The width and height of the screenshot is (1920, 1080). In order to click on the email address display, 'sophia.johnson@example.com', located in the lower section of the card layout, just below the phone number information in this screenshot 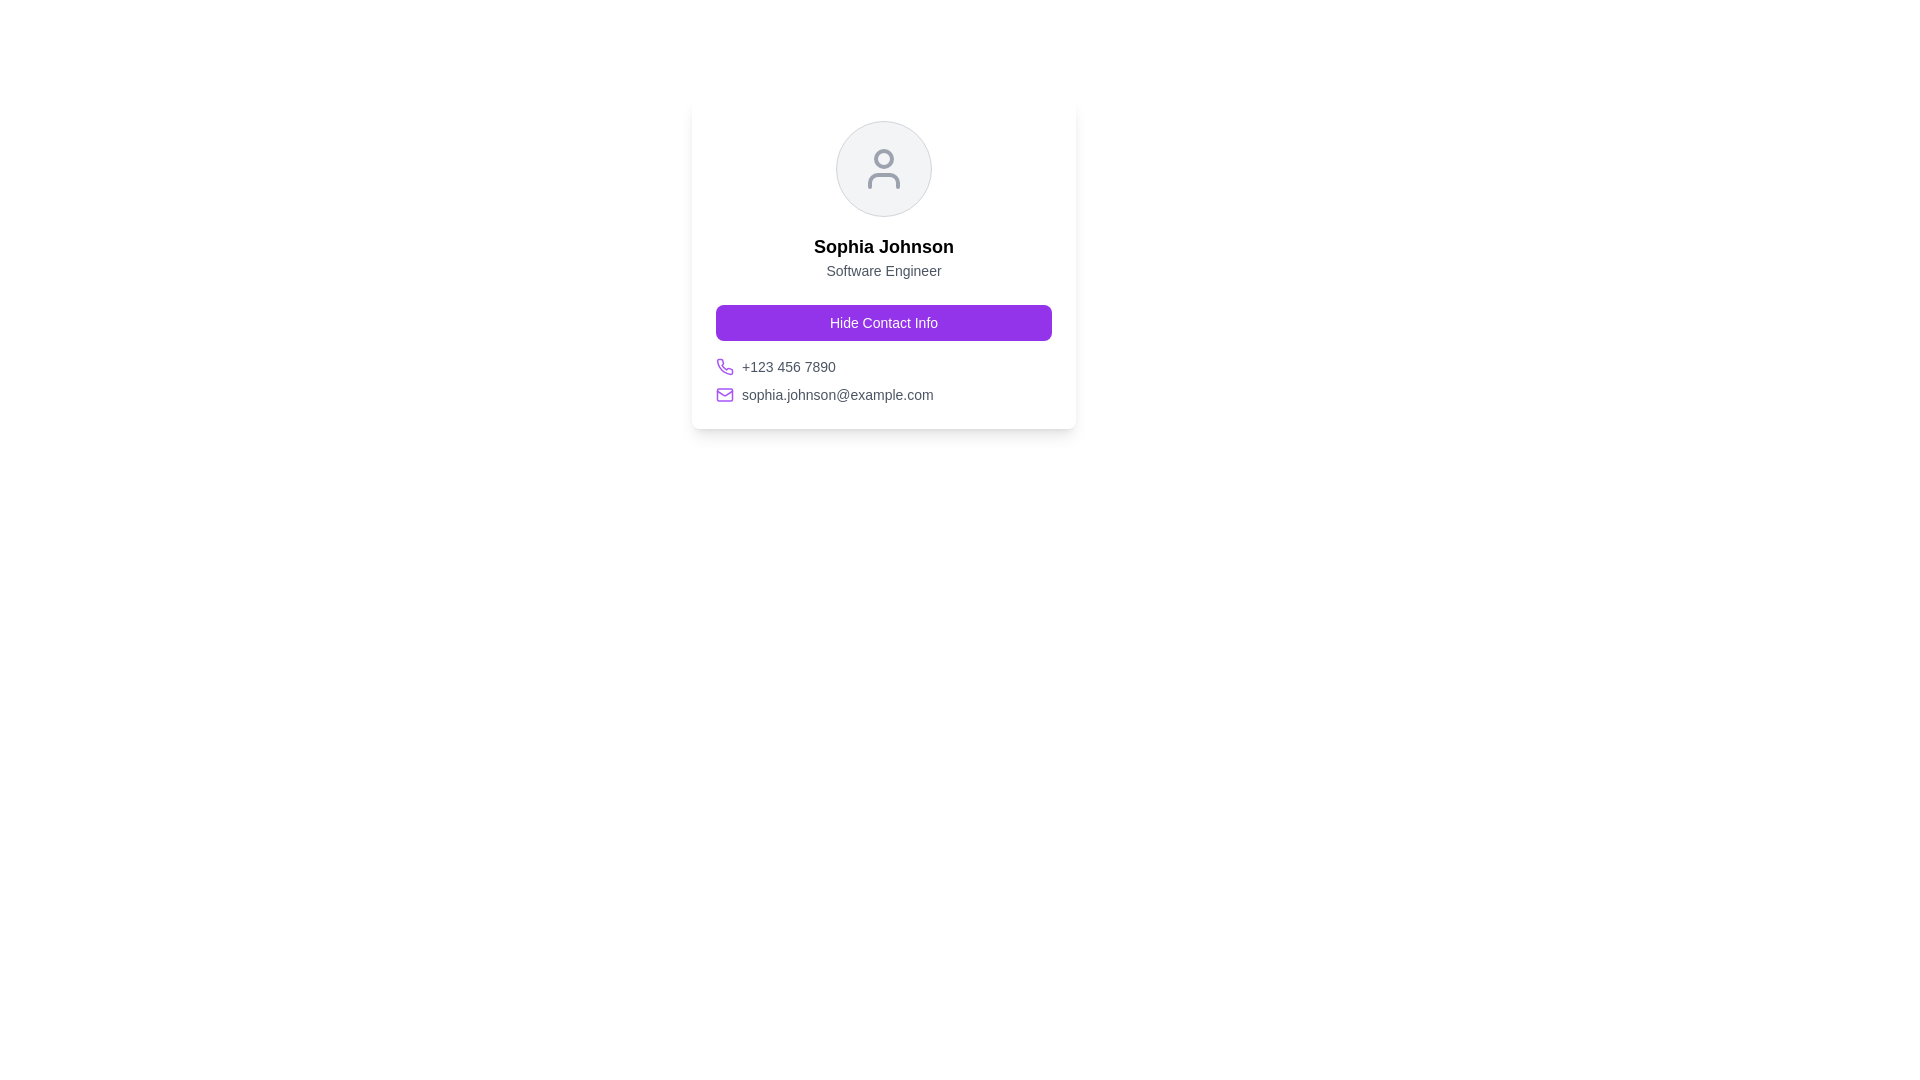, I will do `click(882, 394)`.